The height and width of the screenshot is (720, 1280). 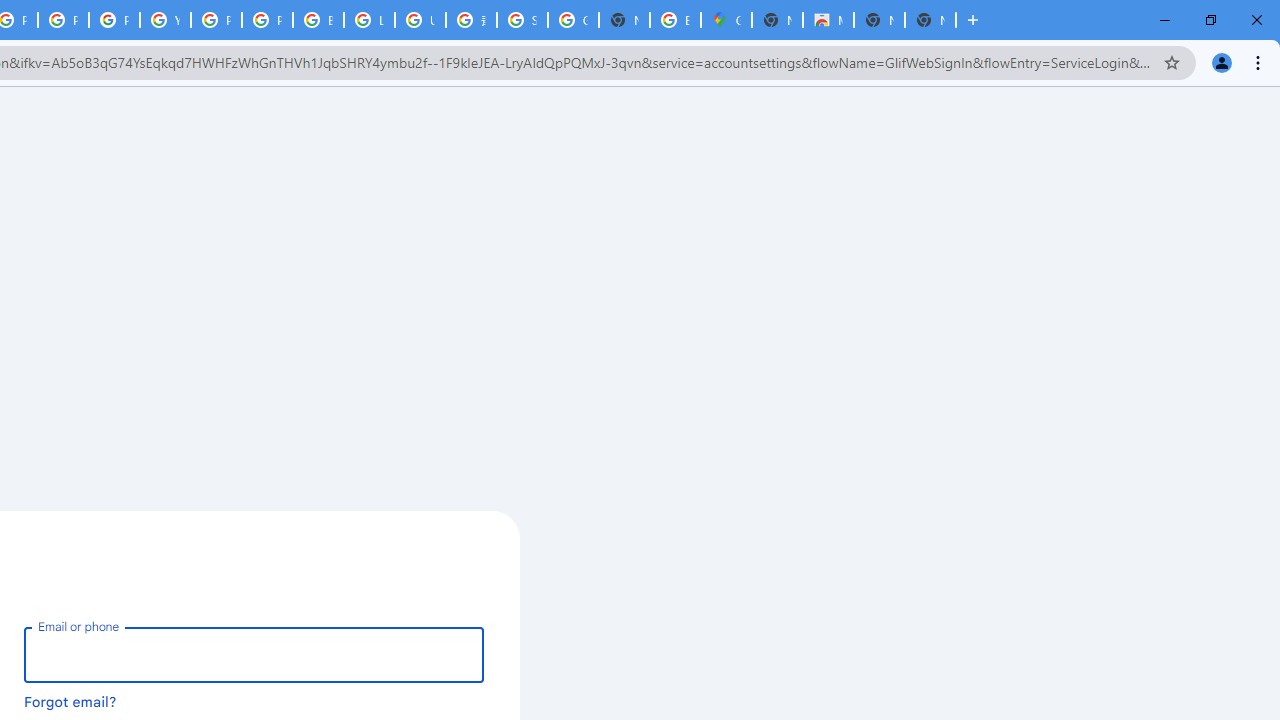 I want to click on 'Restore', so click(x=1209, y=20).